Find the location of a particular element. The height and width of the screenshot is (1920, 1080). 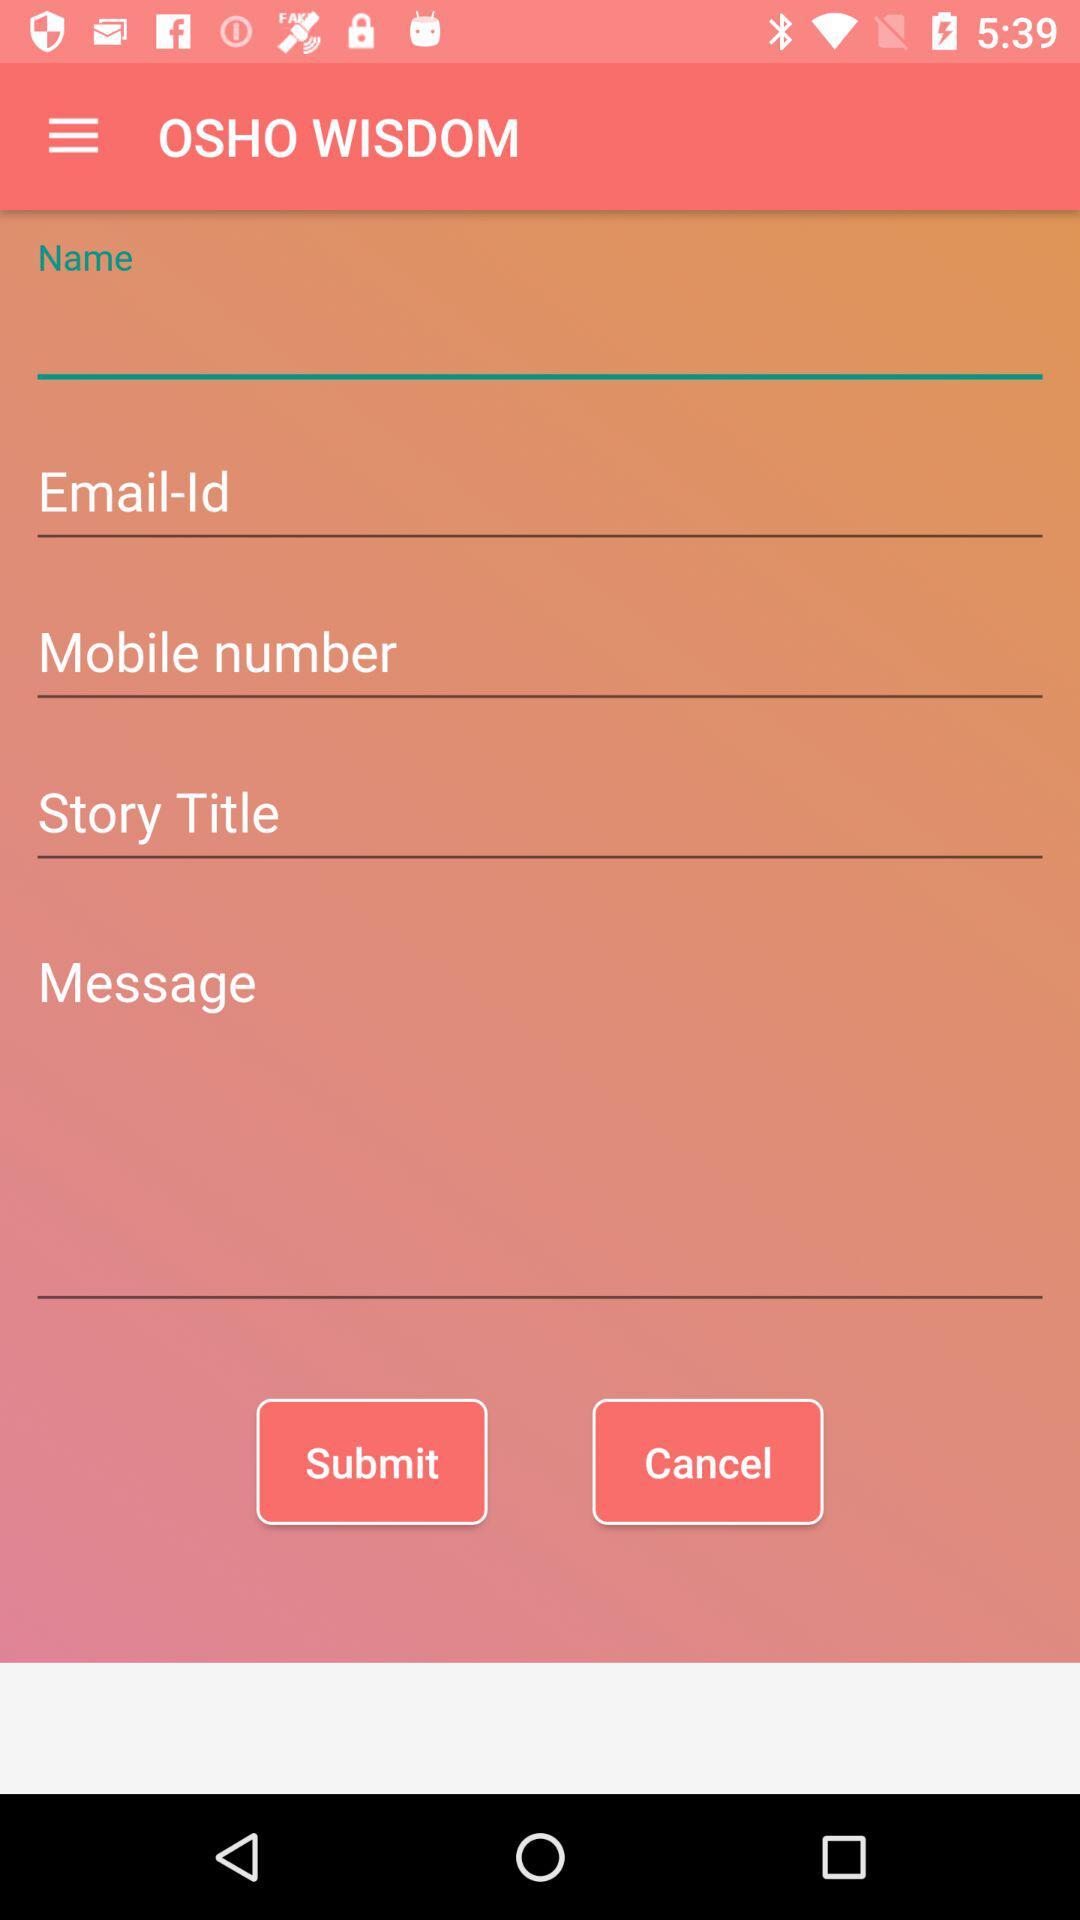

type message is located at coordinates (540, 1122).